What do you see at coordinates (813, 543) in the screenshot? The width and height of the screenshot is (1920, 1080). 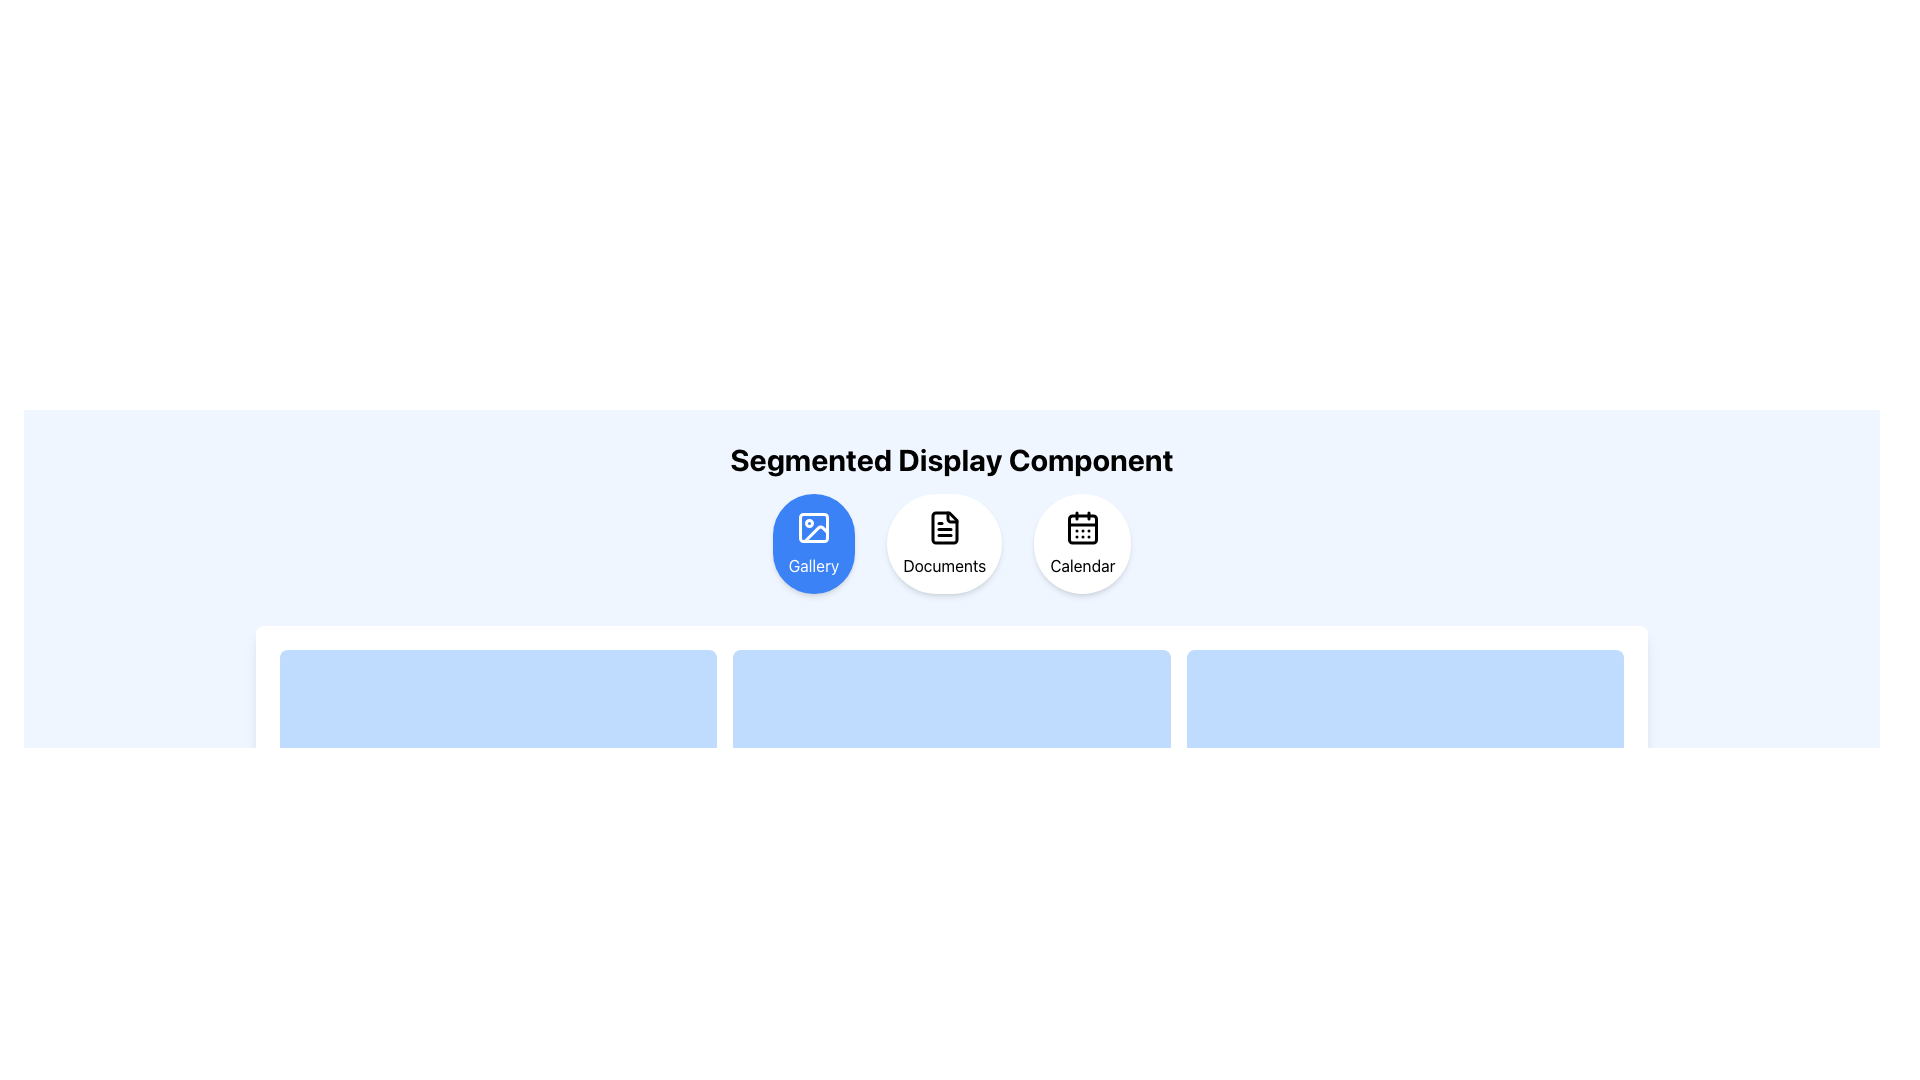 I see `the circular button labeled 'Gallery' with a blue background and a picture frame icon to trigger a tooltip or visual effect` at bounding box center [813, 543].